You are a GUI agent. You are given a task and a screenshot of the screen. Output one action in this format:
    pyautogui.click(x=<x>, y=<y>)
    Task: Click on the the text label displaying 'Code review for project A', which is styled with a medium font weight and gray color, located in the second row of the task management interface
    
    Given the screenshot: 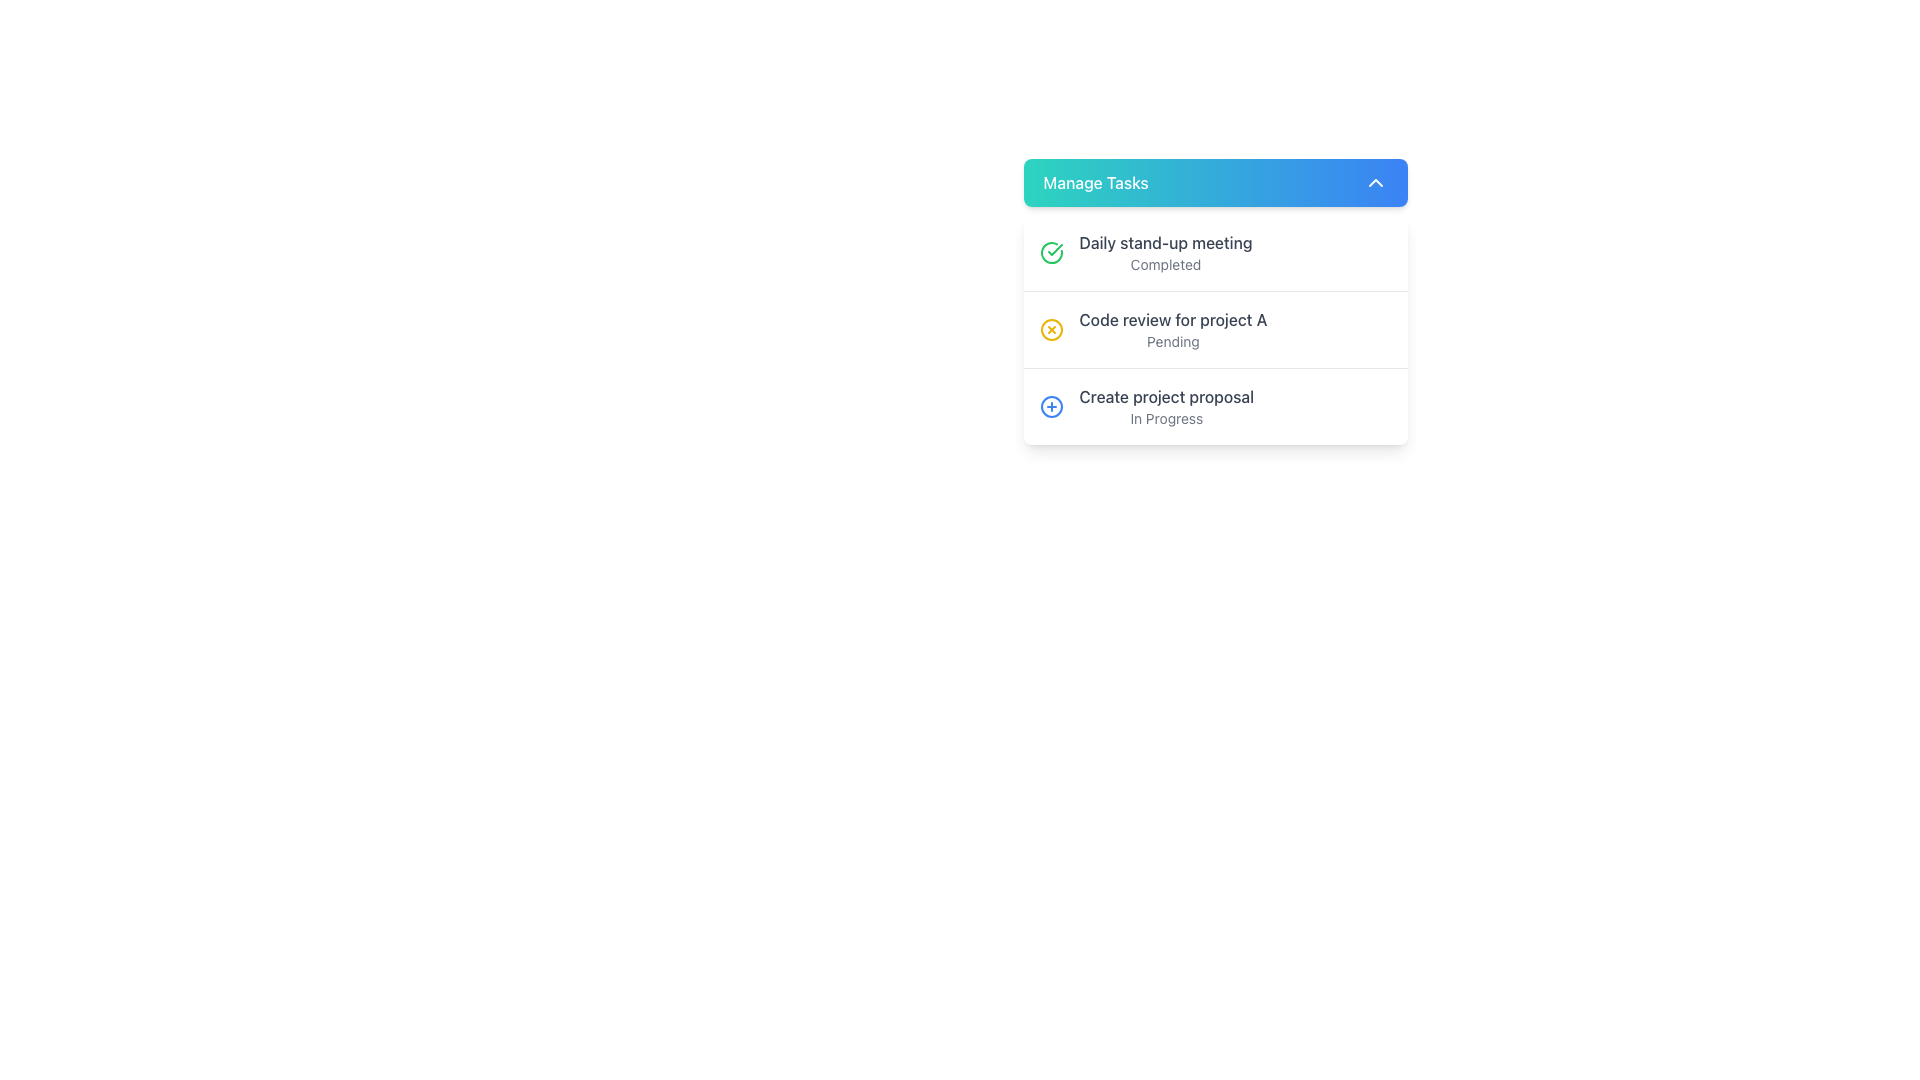 What is the action you would take?
    pyautogui.click(x=1173, y=319)
    